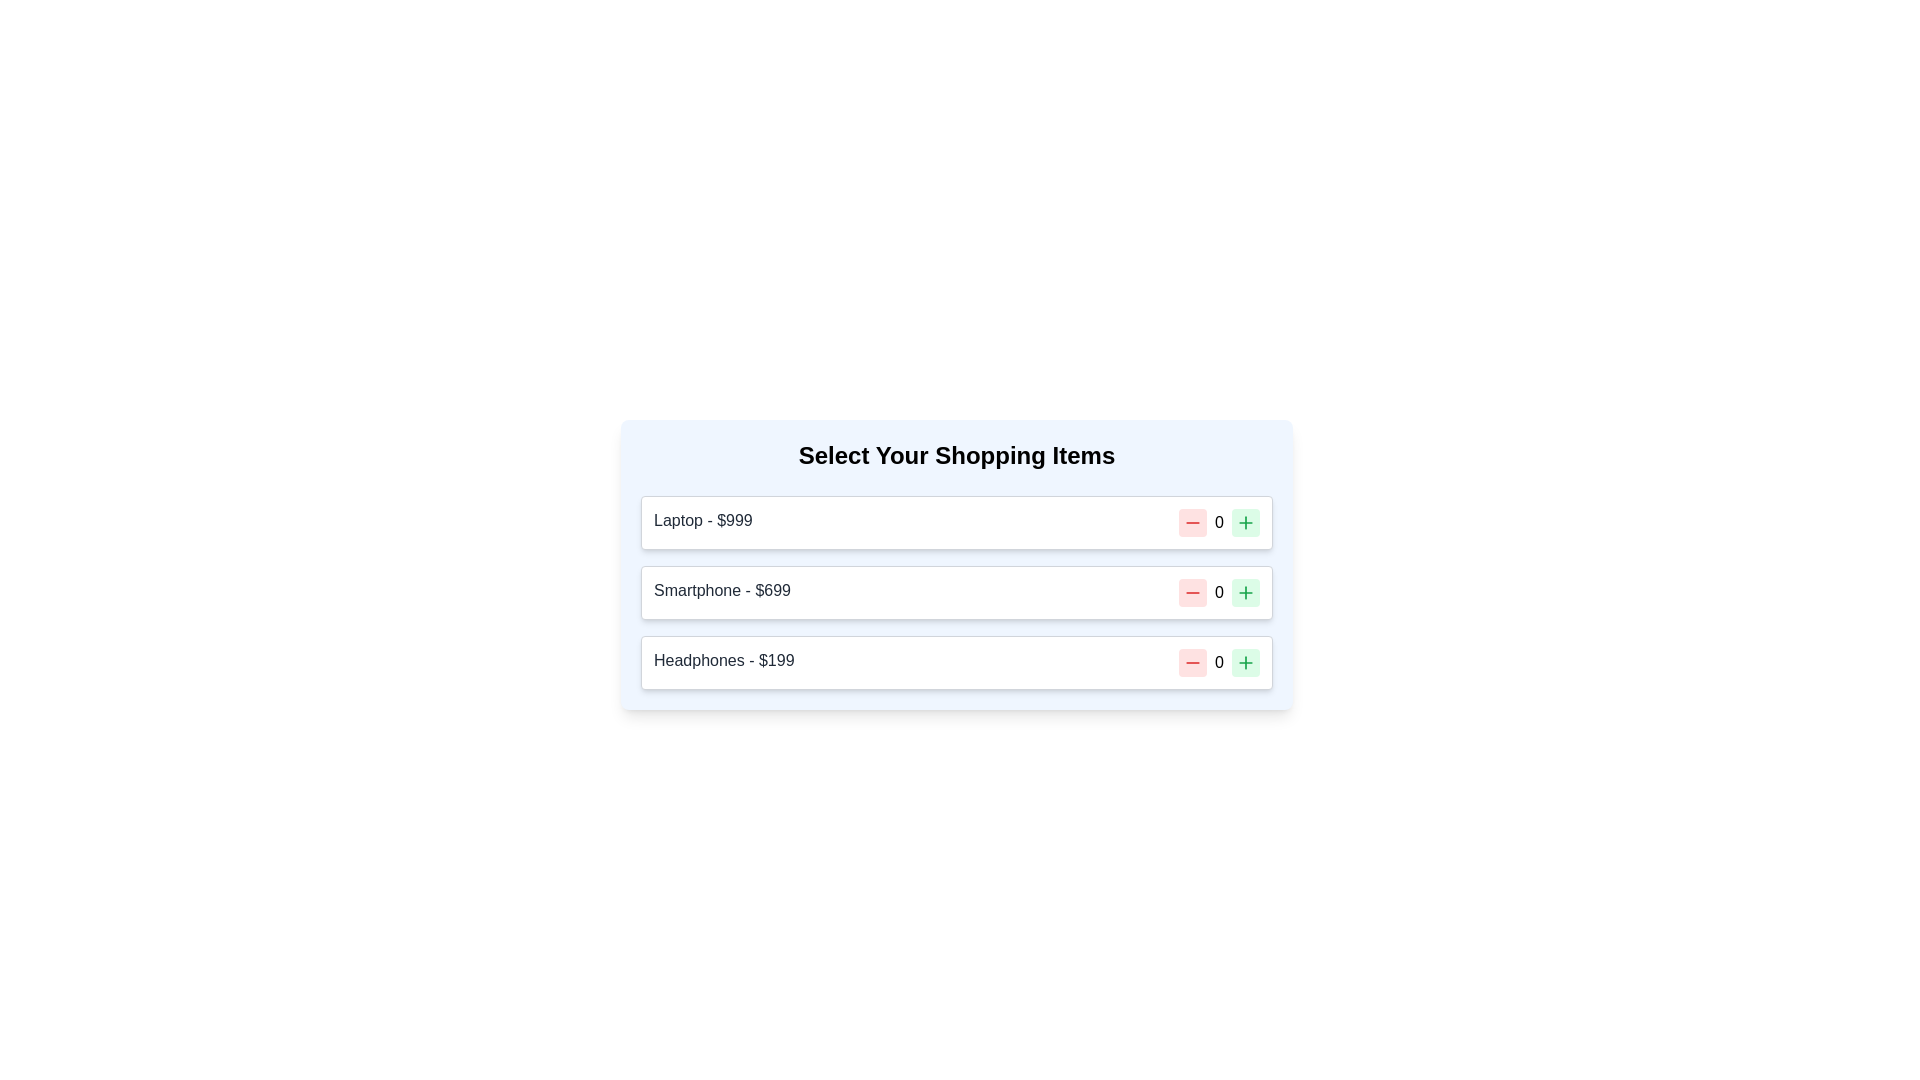  I want to click on the decrement button located to the left of the '0' text in the 'Headphones - $199' line of the shopping list interface, so click(1193, 663).